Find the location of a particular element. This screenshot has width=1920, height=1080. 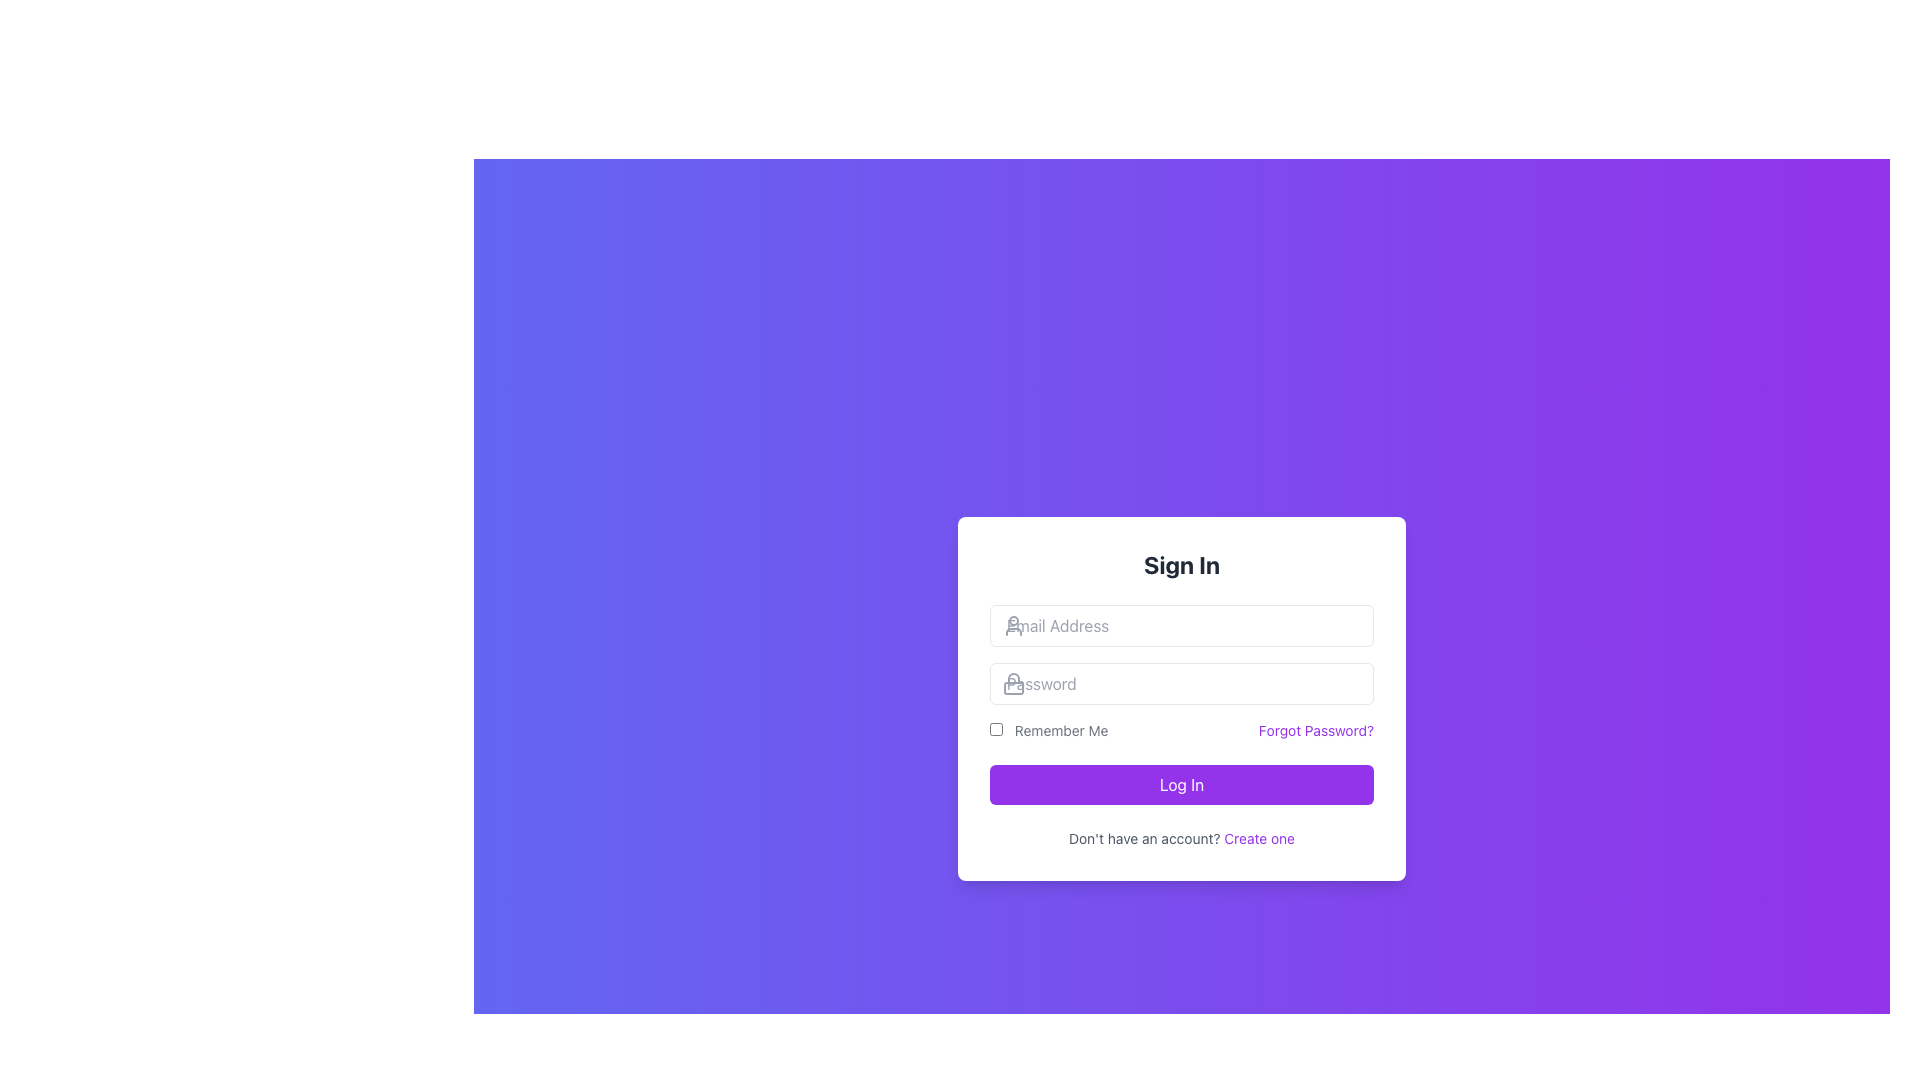

the hyperlink located to the right of the 'Remember Me' checkbox is located at coordinates (1316, 731).